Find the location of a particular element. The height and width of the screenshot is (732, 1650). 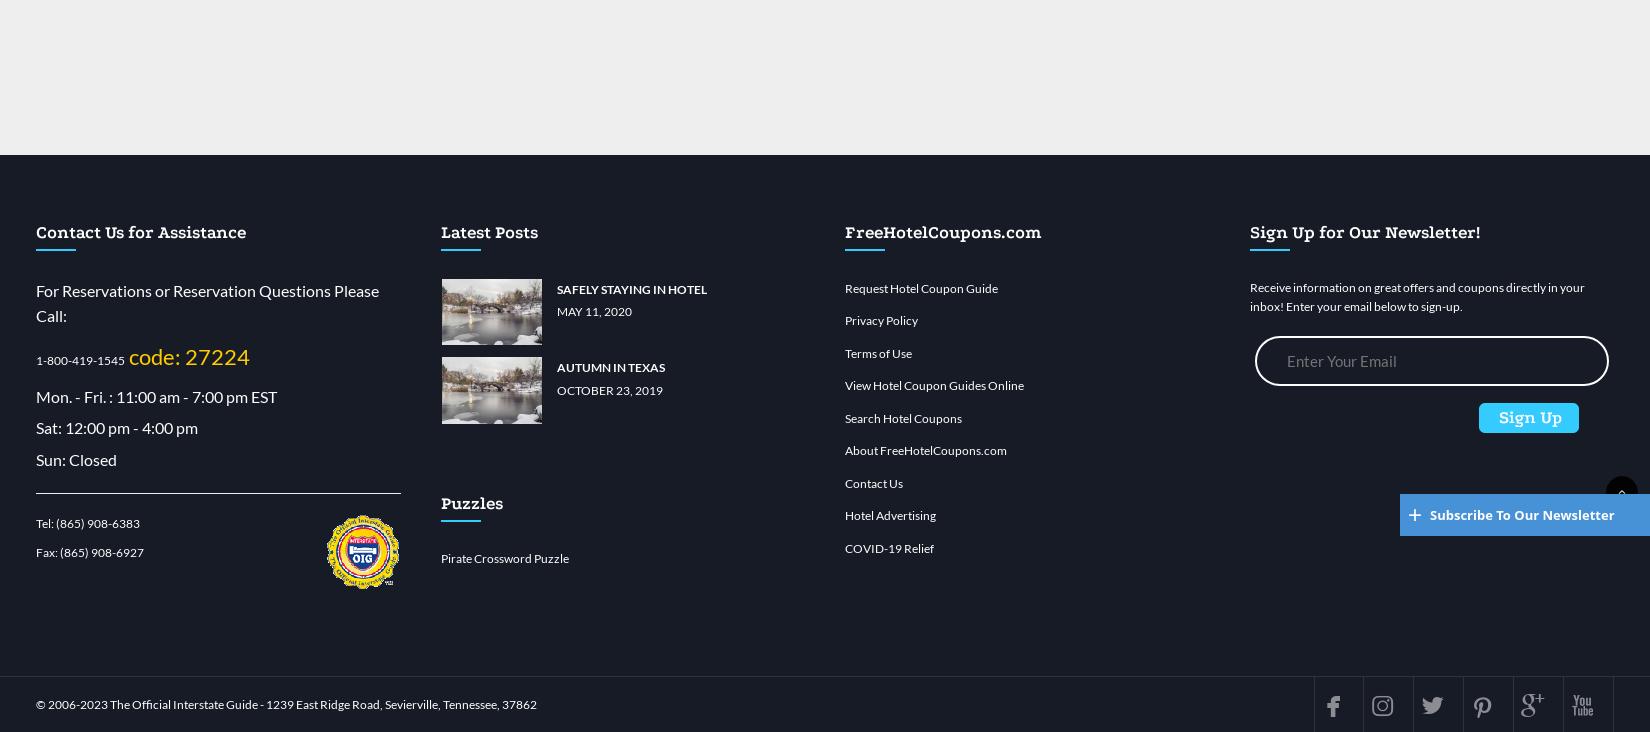

'Pirate Crossword Puzzle' is located at coordinates (503, 556).